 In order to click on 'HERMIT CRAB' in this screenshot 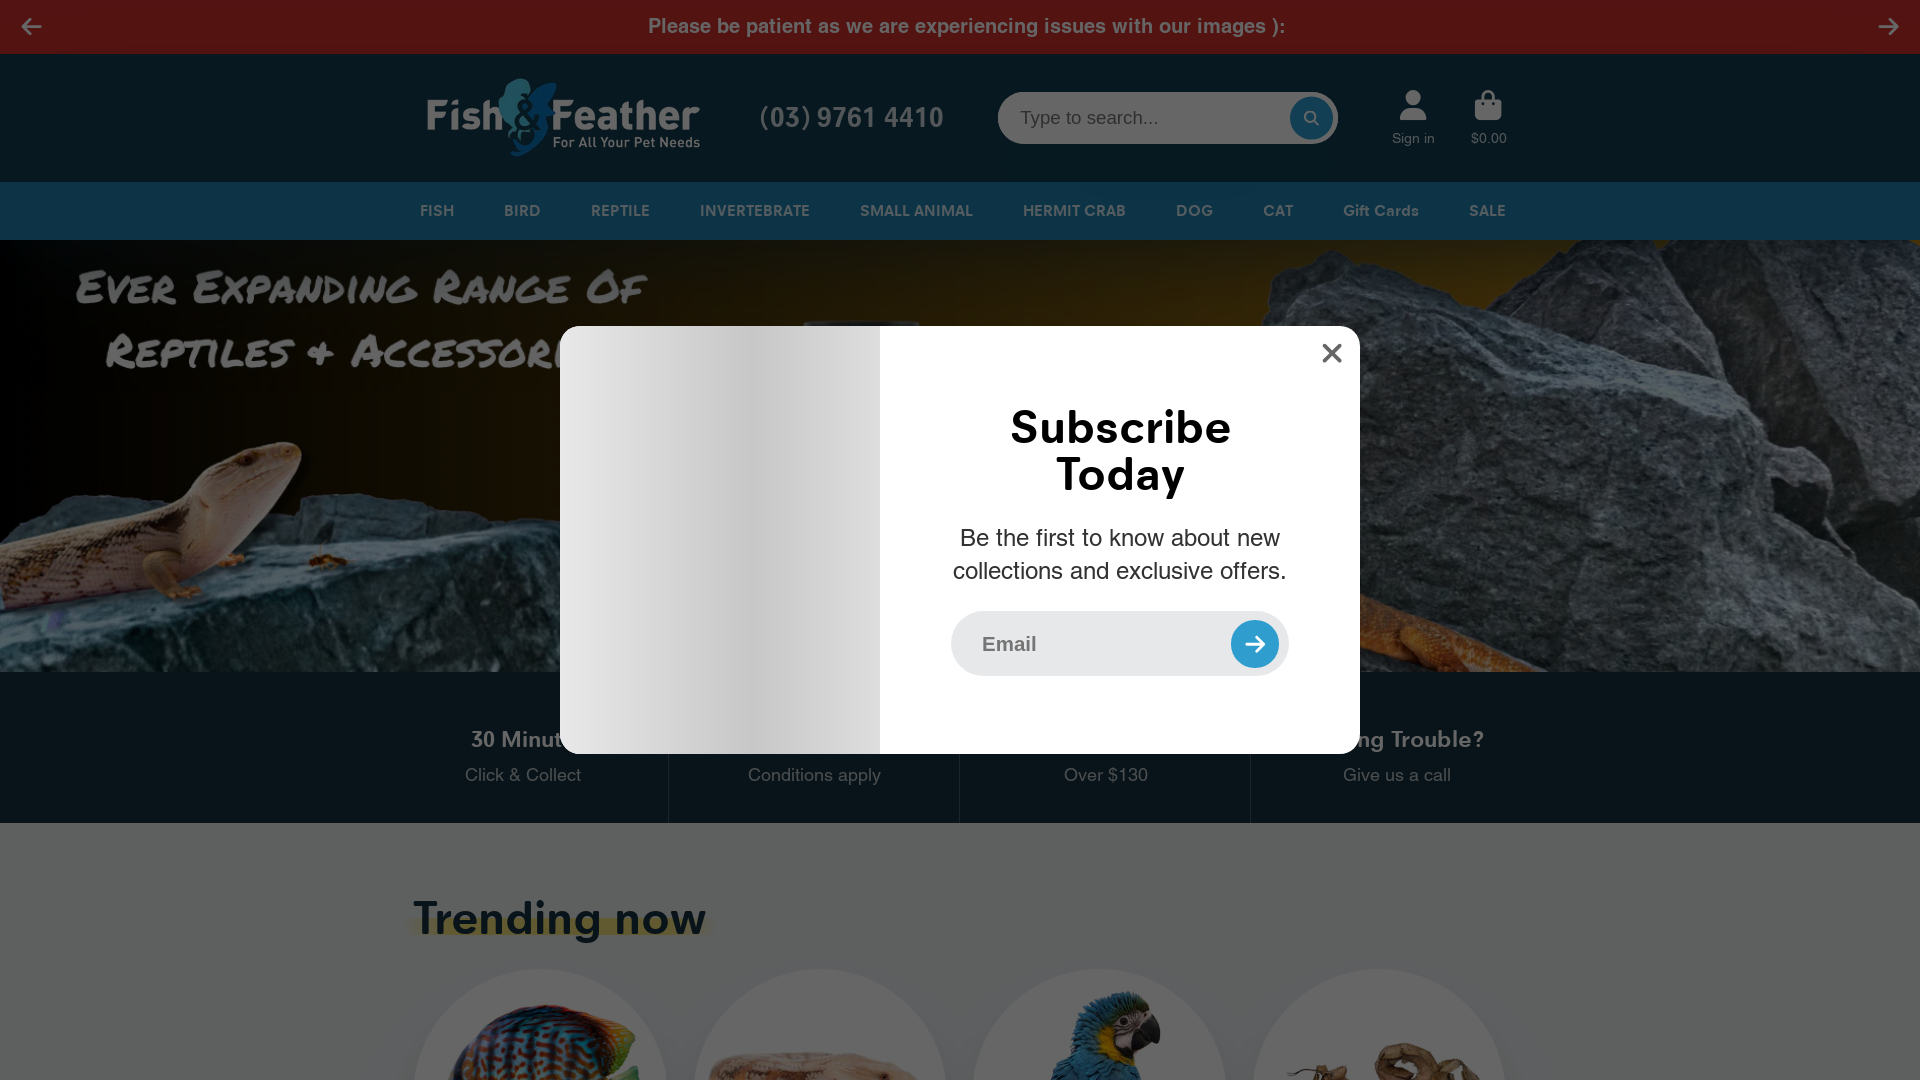, I will do `click(1017, 211)`.